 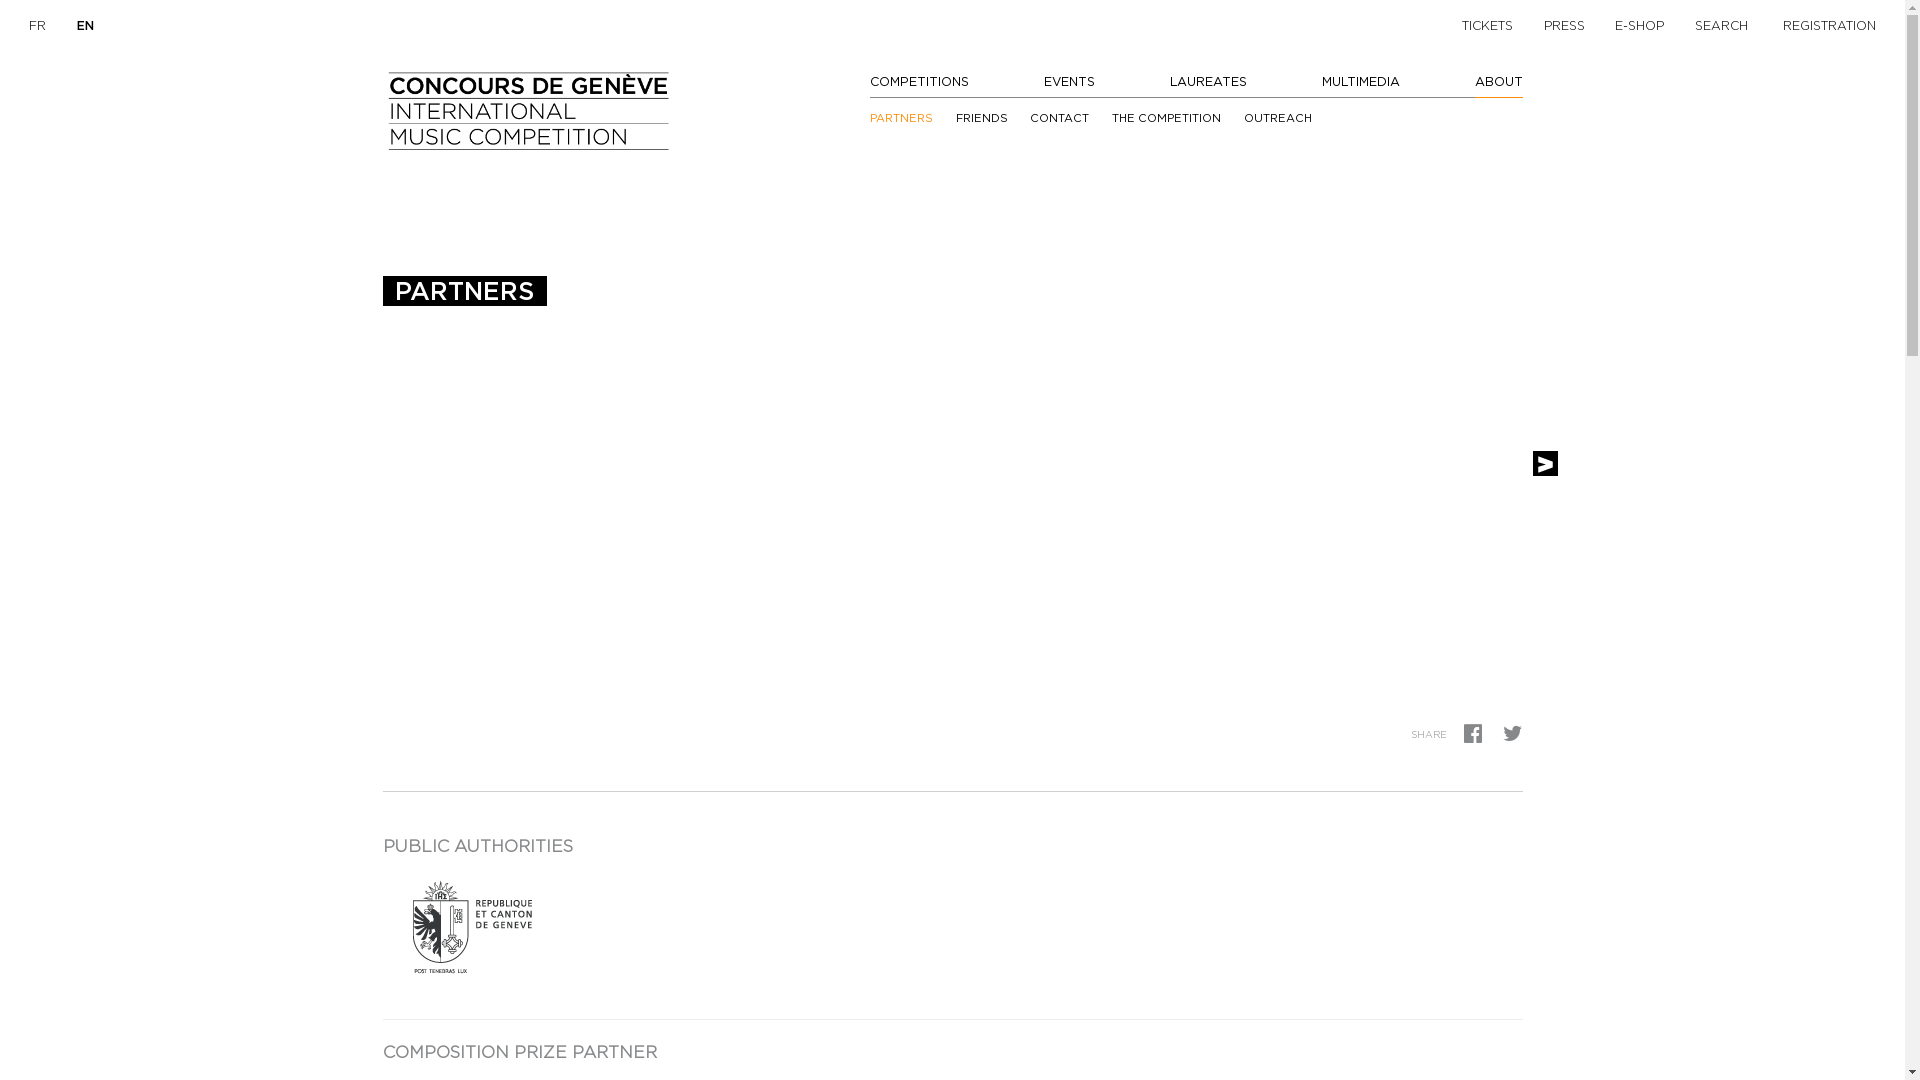 I want to click on 'EVENTS', so click(x=1068, y=80).